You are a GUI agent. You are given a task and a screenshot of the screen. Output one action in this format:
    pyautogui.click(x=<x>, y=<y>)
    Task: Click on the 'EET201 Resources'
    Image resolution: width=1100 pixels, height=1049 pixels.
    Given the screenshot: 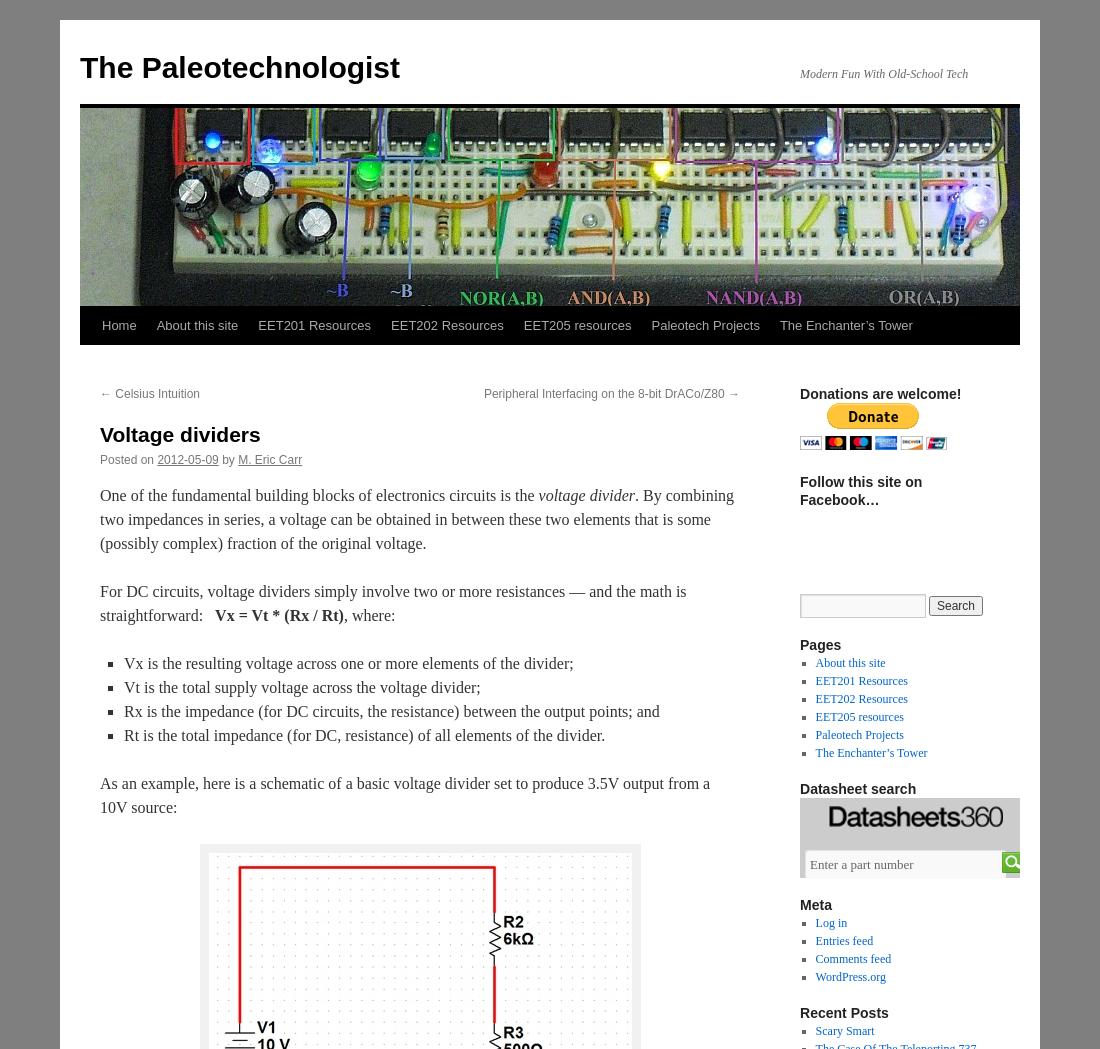 What is the action you would take?
    pyautogui.click(x=859, y=680)
    